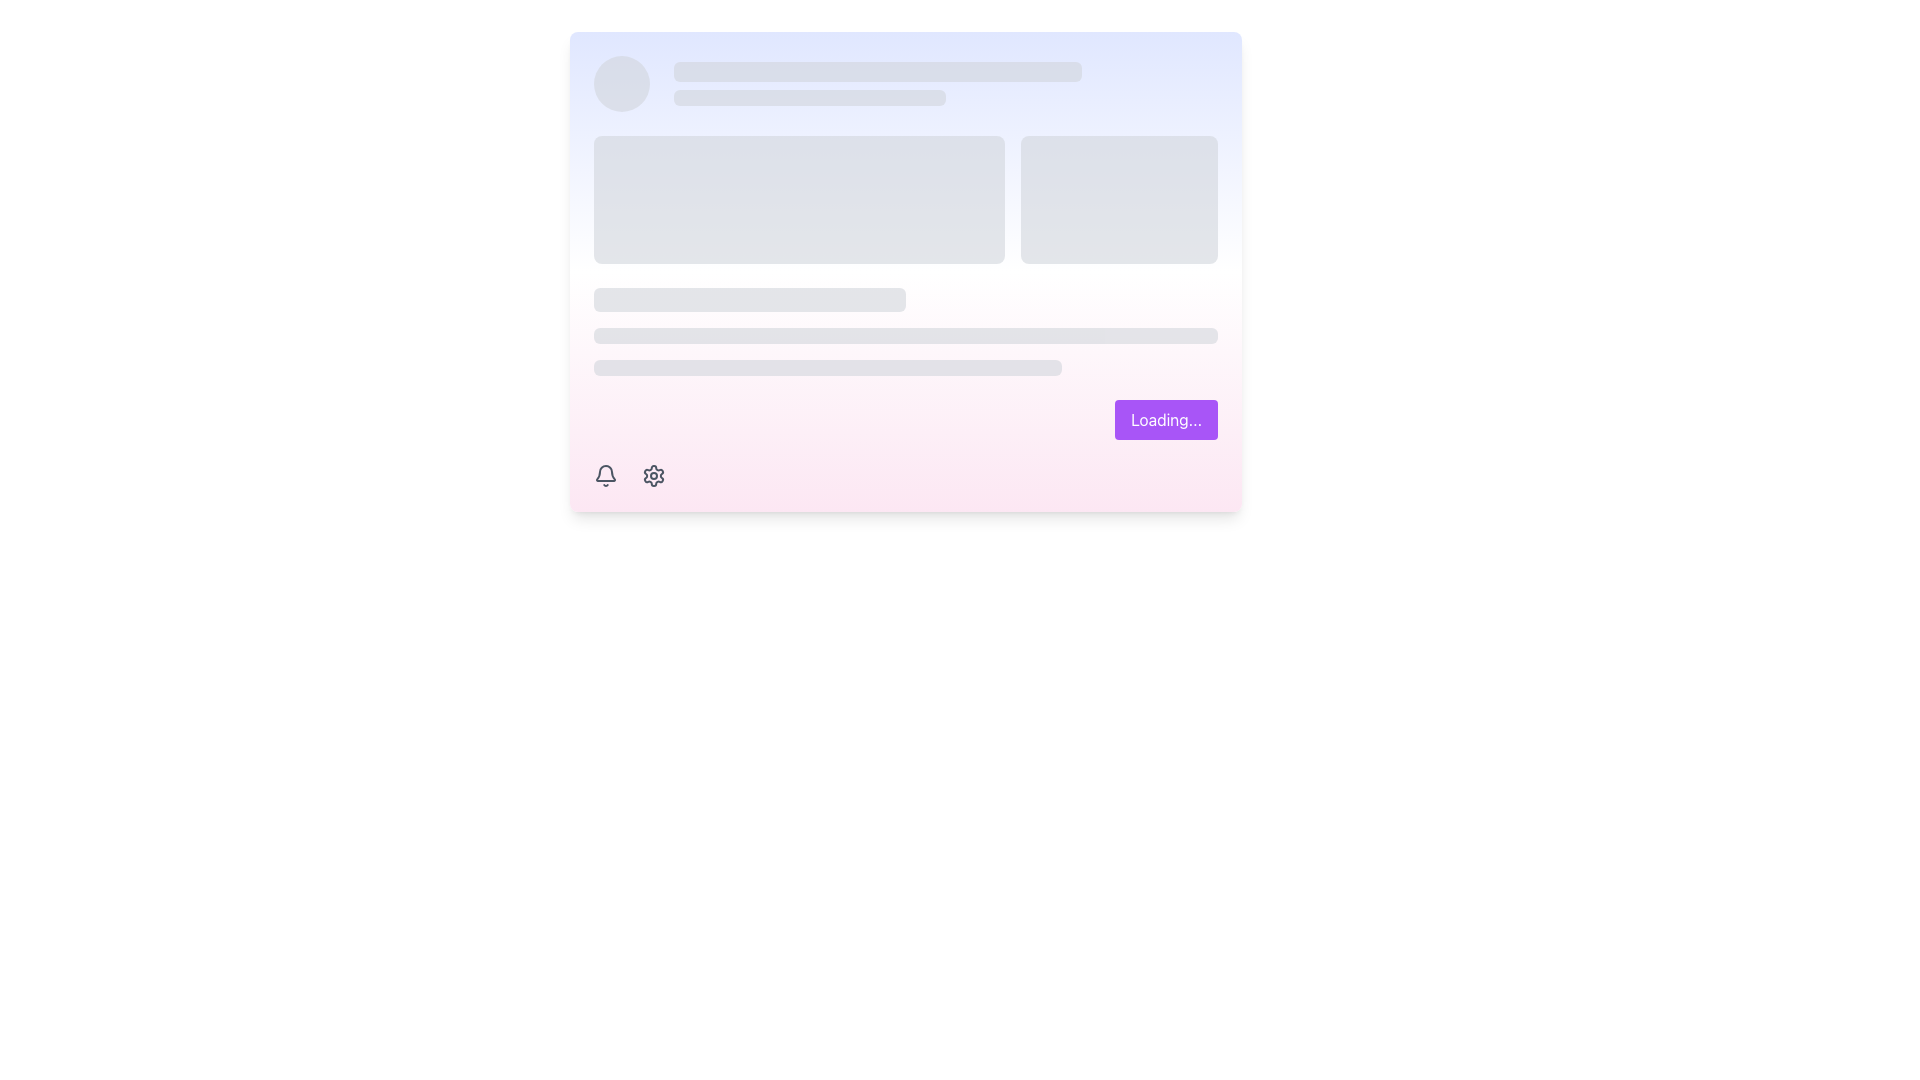  Describe the element at coordinates (878, 71) in the screenshot. I see `the Placeholder bar located at the upper section of a card-like layout, which serves as a placeholder for content` at that location.